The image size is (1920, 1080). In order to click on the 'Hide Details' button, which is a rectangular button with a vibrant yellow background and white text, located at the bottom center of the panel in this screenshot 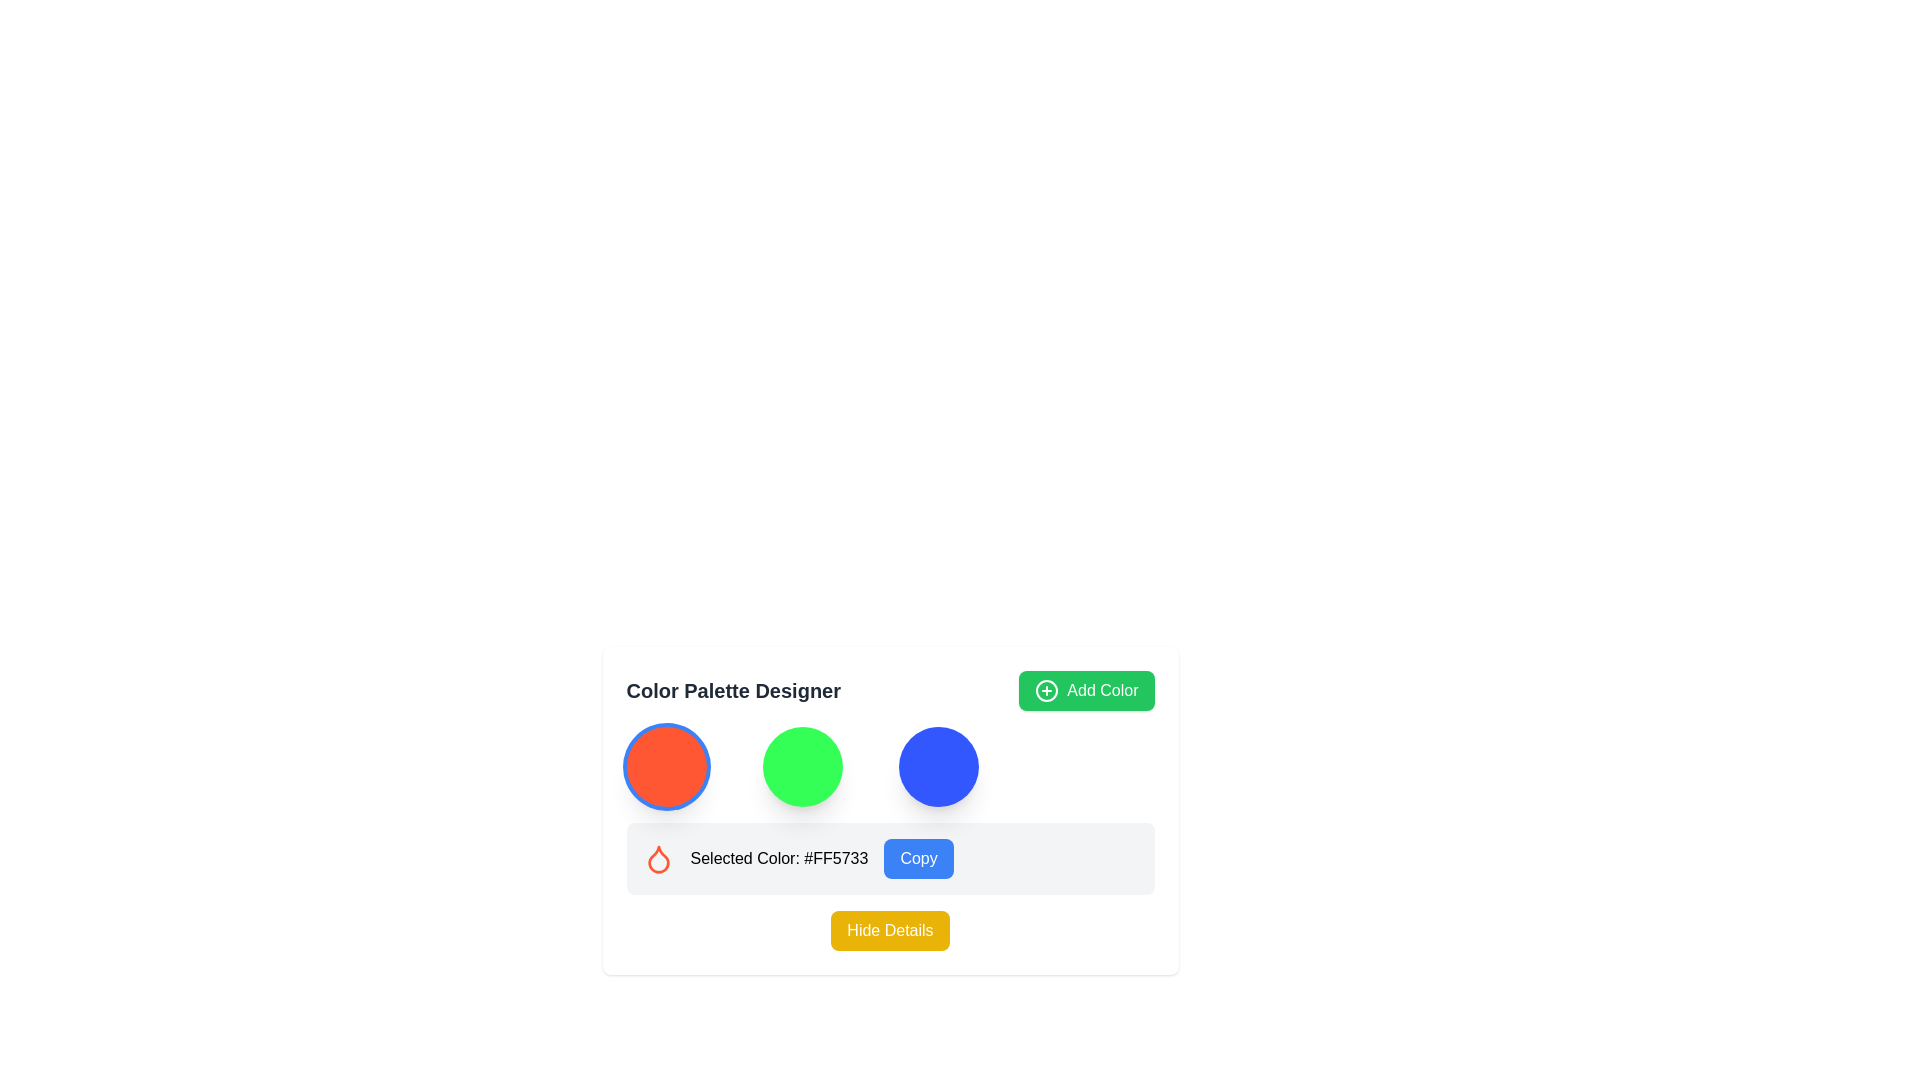, I will do `click(889, 930)`.